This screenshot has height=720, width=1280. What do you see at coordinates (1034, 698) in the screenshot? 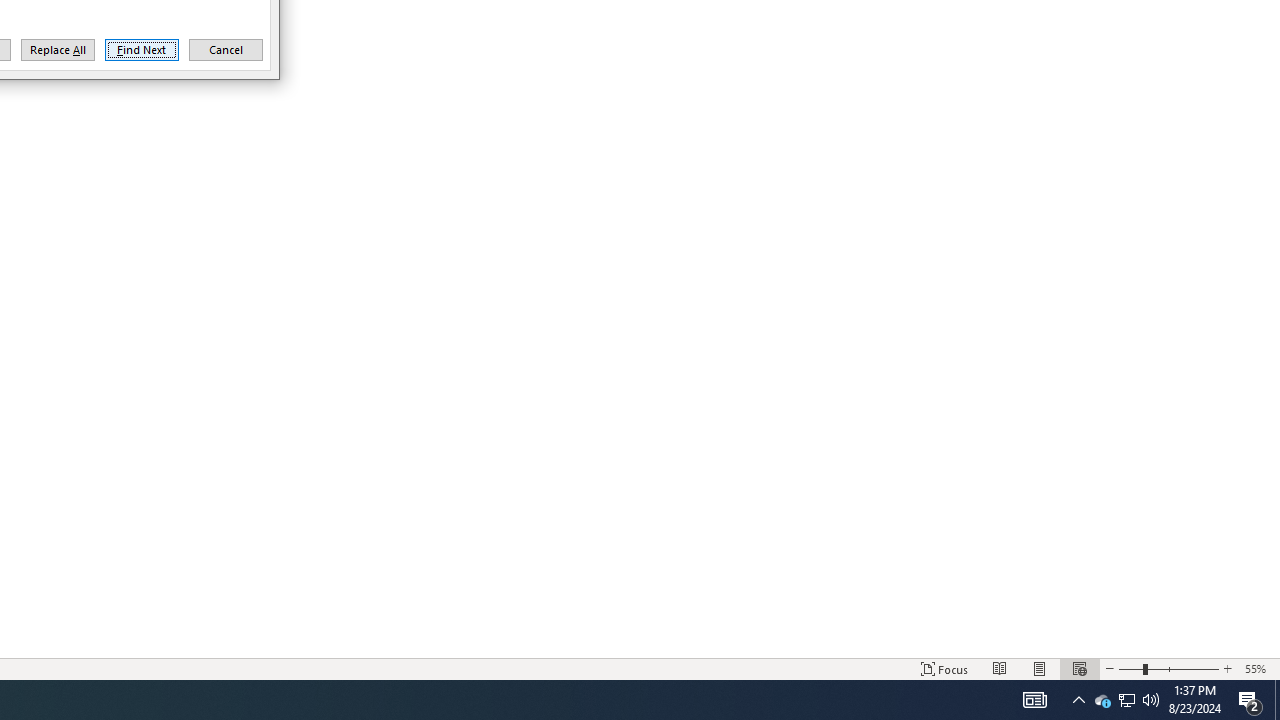
I see `'Print Layout'` at bounding box center [1034, 698].